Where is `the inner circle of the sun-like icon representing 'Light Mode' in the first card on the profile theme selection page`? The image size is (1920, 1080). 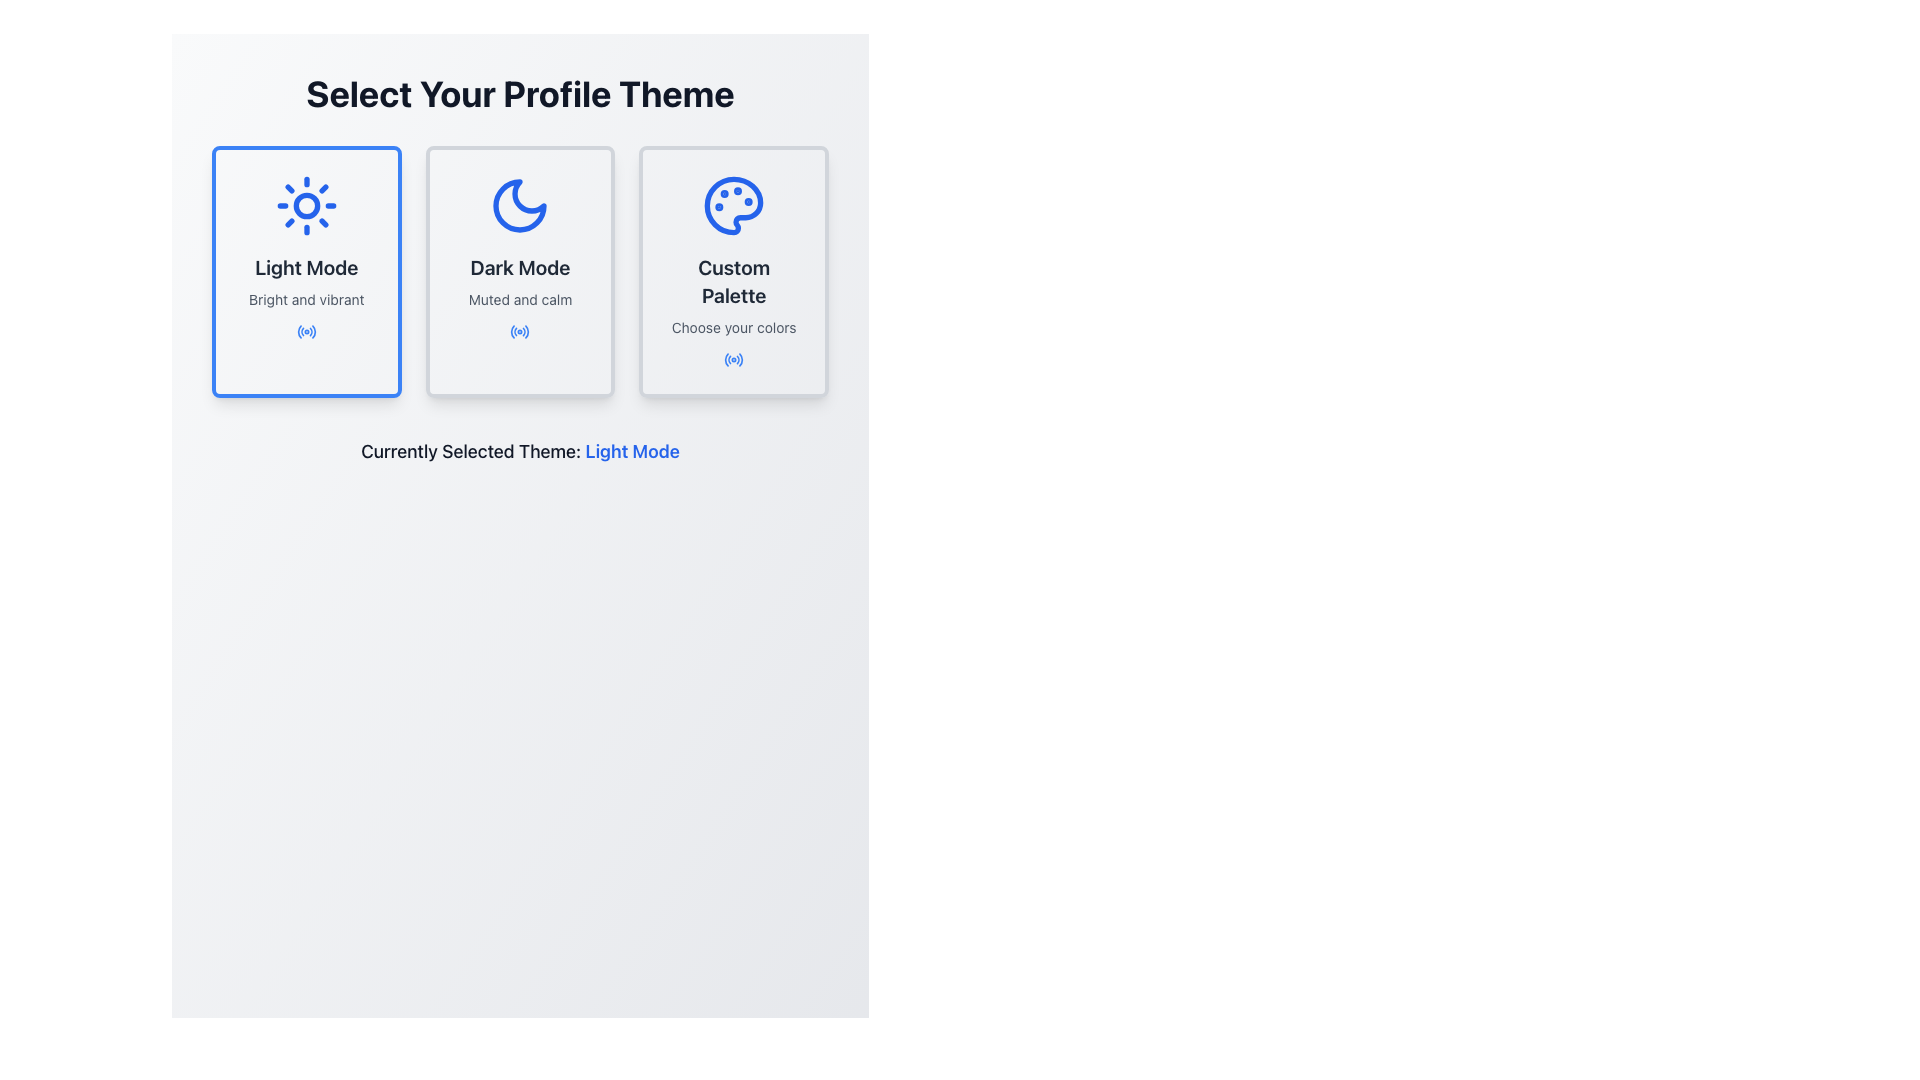 the inner circle of the sun-like icon representing 'Light Mode' in the first card on the profile theme selection page is located at coordinates (305, 205).